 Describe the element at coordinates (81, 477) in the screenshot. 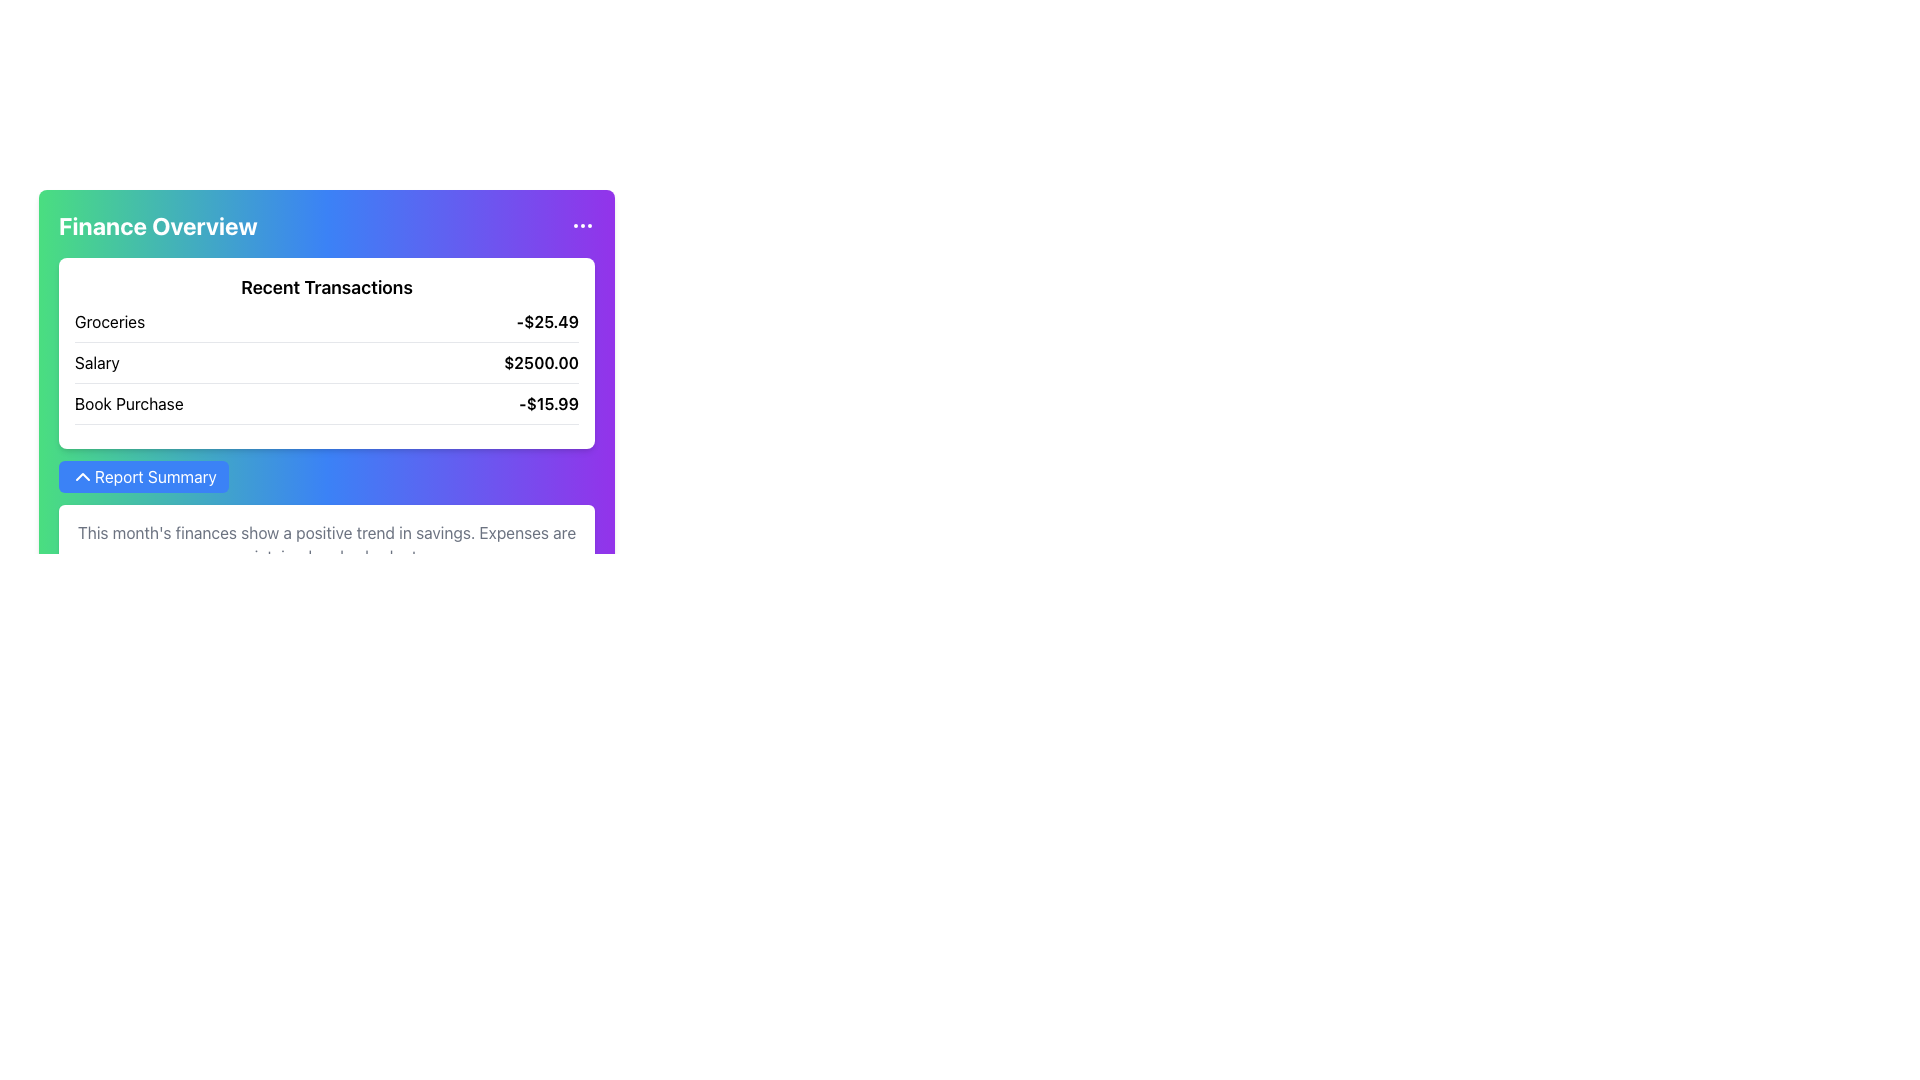

I see `the upward-pointing chevron SVG icon located to the left of the 'Report Summary' button to observe contextual feedback` at that location.